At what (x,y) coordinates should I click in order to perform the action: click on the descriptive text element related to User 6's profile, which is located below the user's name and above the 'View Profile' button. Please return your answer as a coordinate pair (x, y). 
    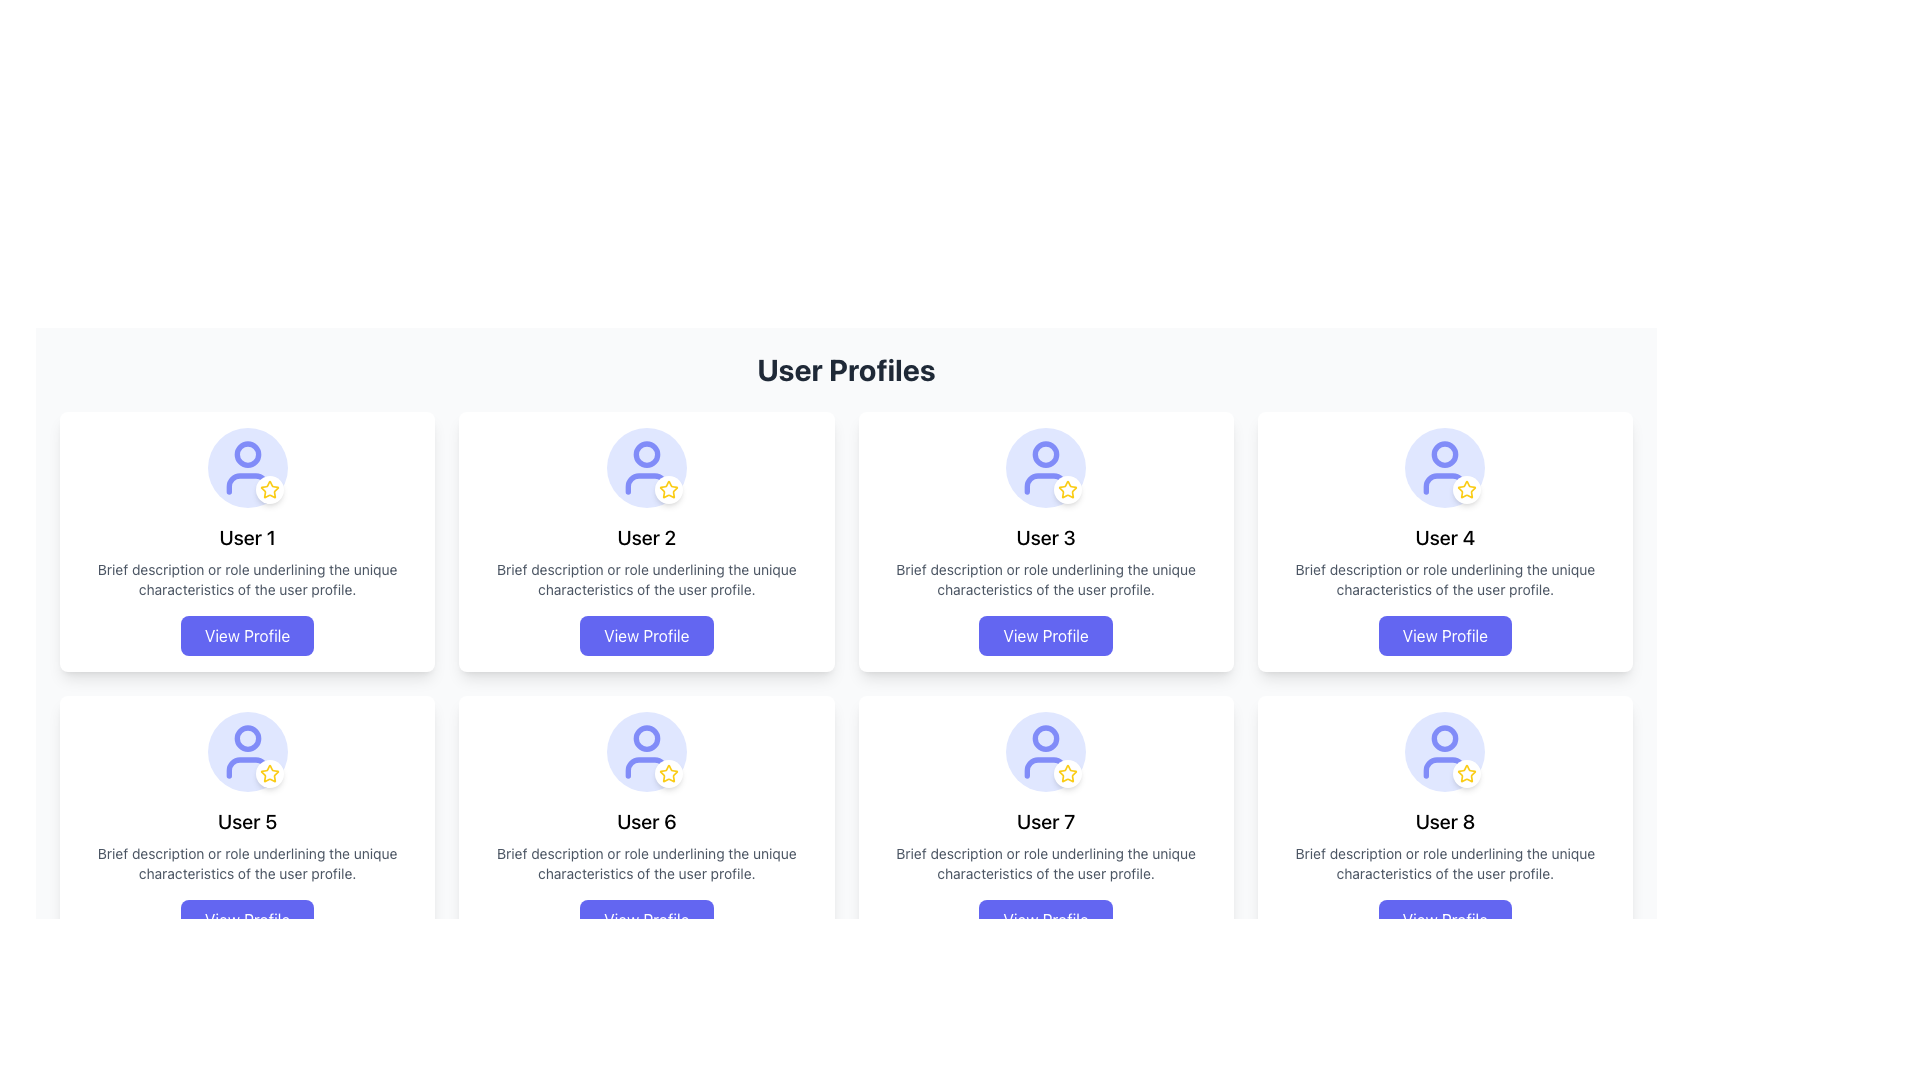
    Looking at the image, I should click on (646, 863).